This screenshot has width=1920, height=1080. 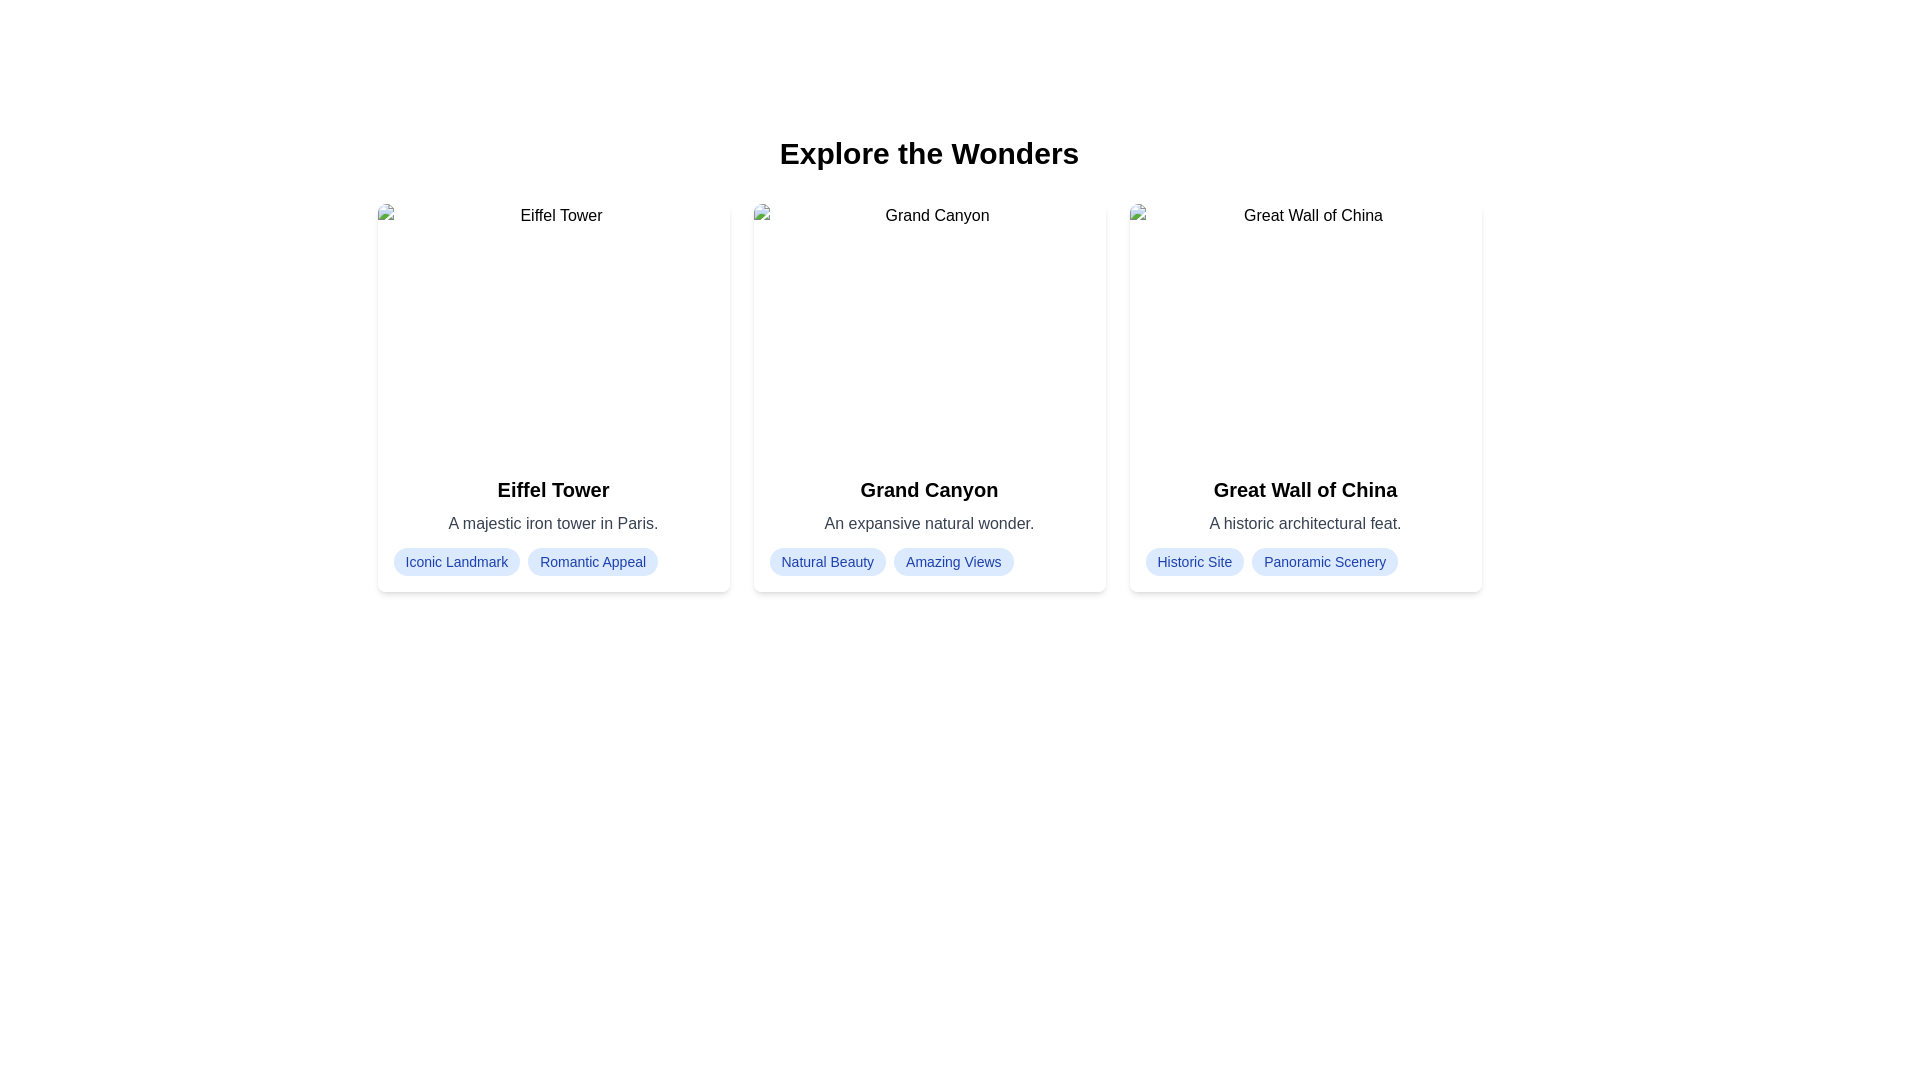 I want to click on the tag group containing the labels 'Historic Site' and 'Panoramic Scenery' located at the bottom of the card labeled 'Great Wall of China', so click(x=1305, y=562).